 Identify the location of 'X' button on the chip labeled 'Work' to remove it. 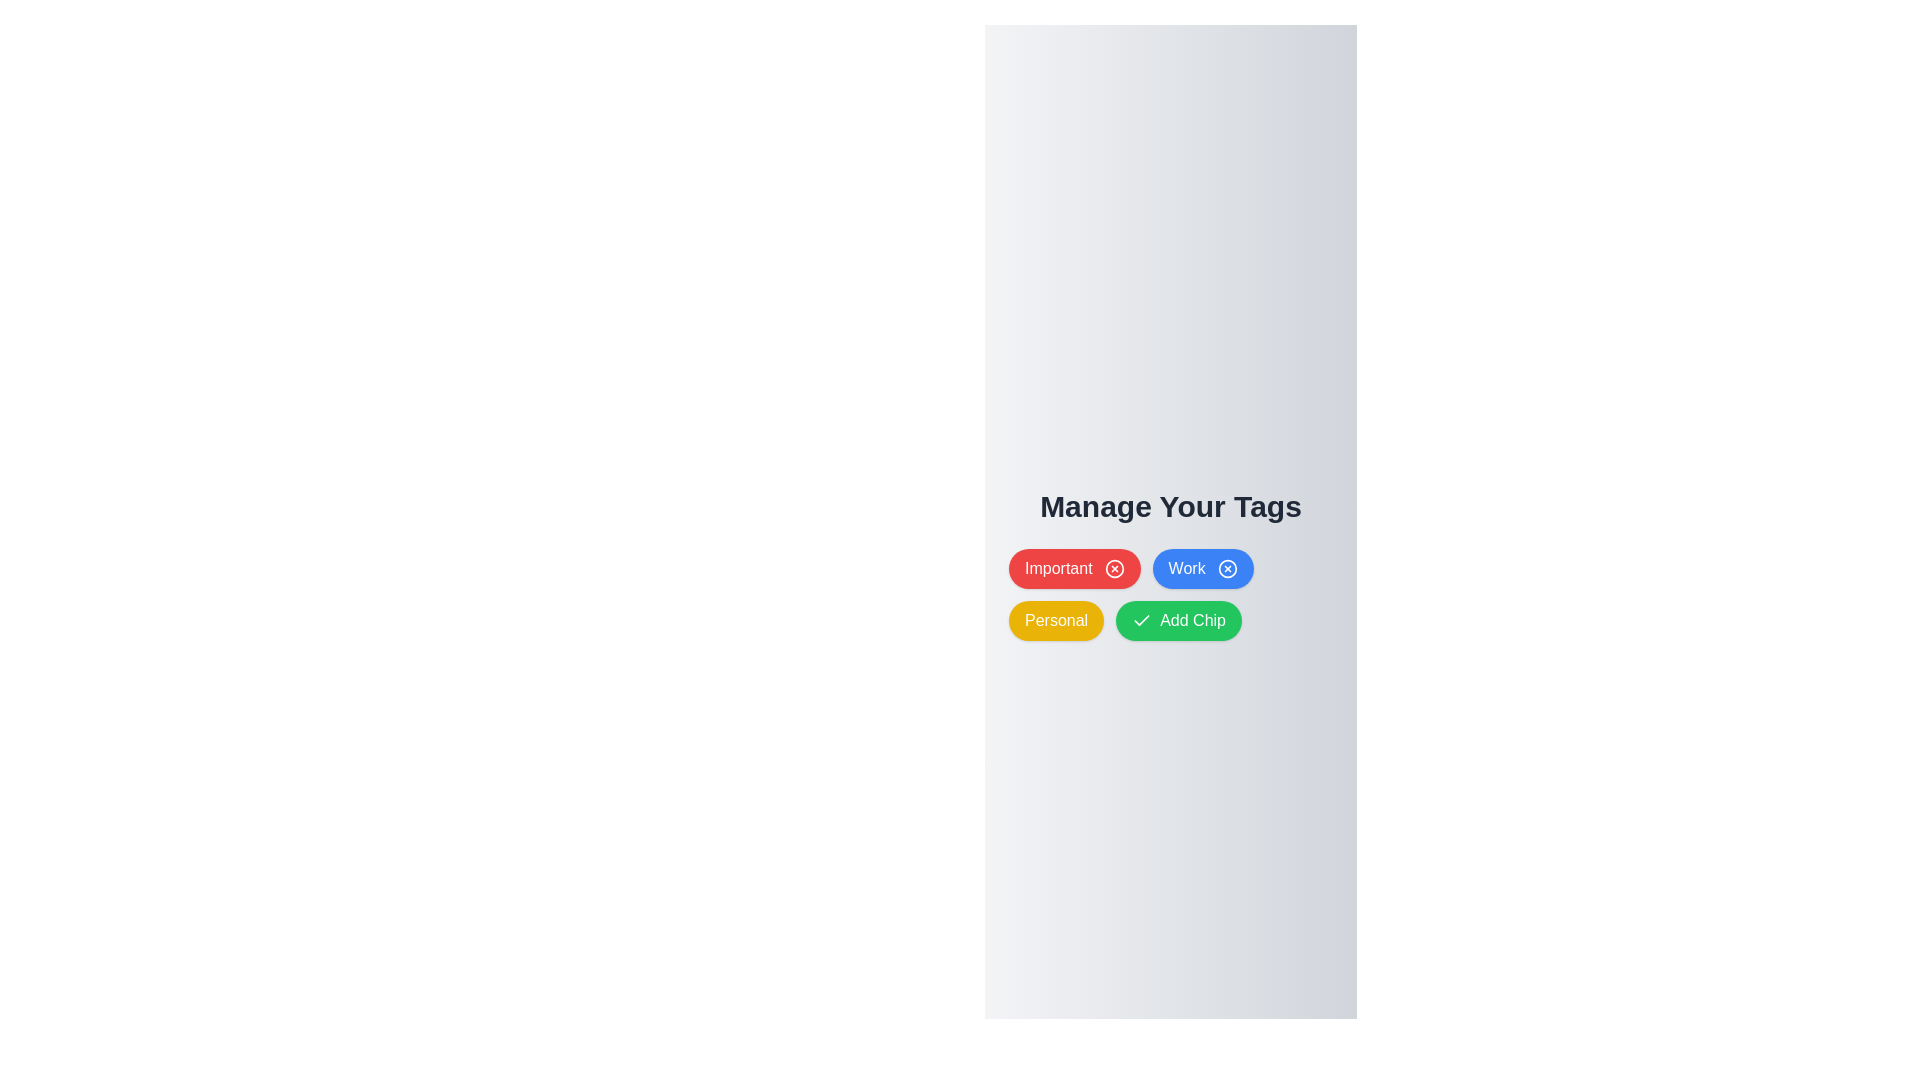
(1226, 569).